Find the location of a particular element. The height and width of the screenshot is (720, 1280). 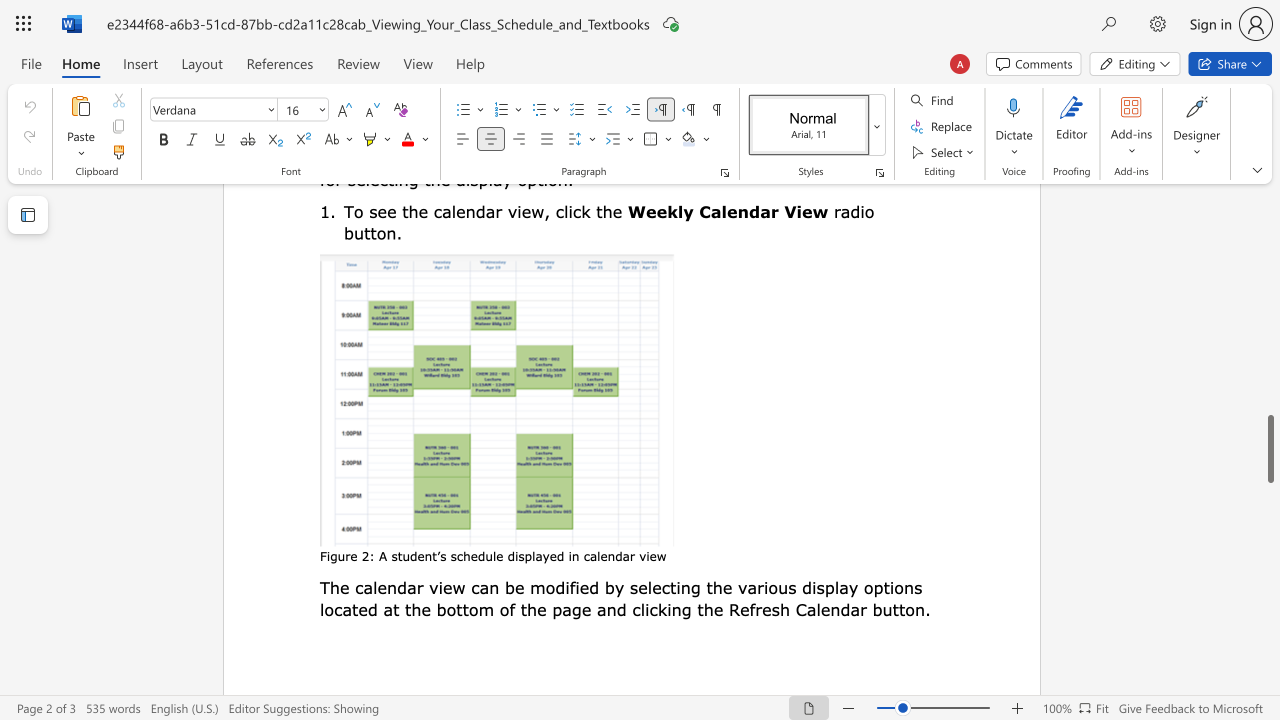

the scrollbar to move the content higher is located at coordinates (1269, 418).